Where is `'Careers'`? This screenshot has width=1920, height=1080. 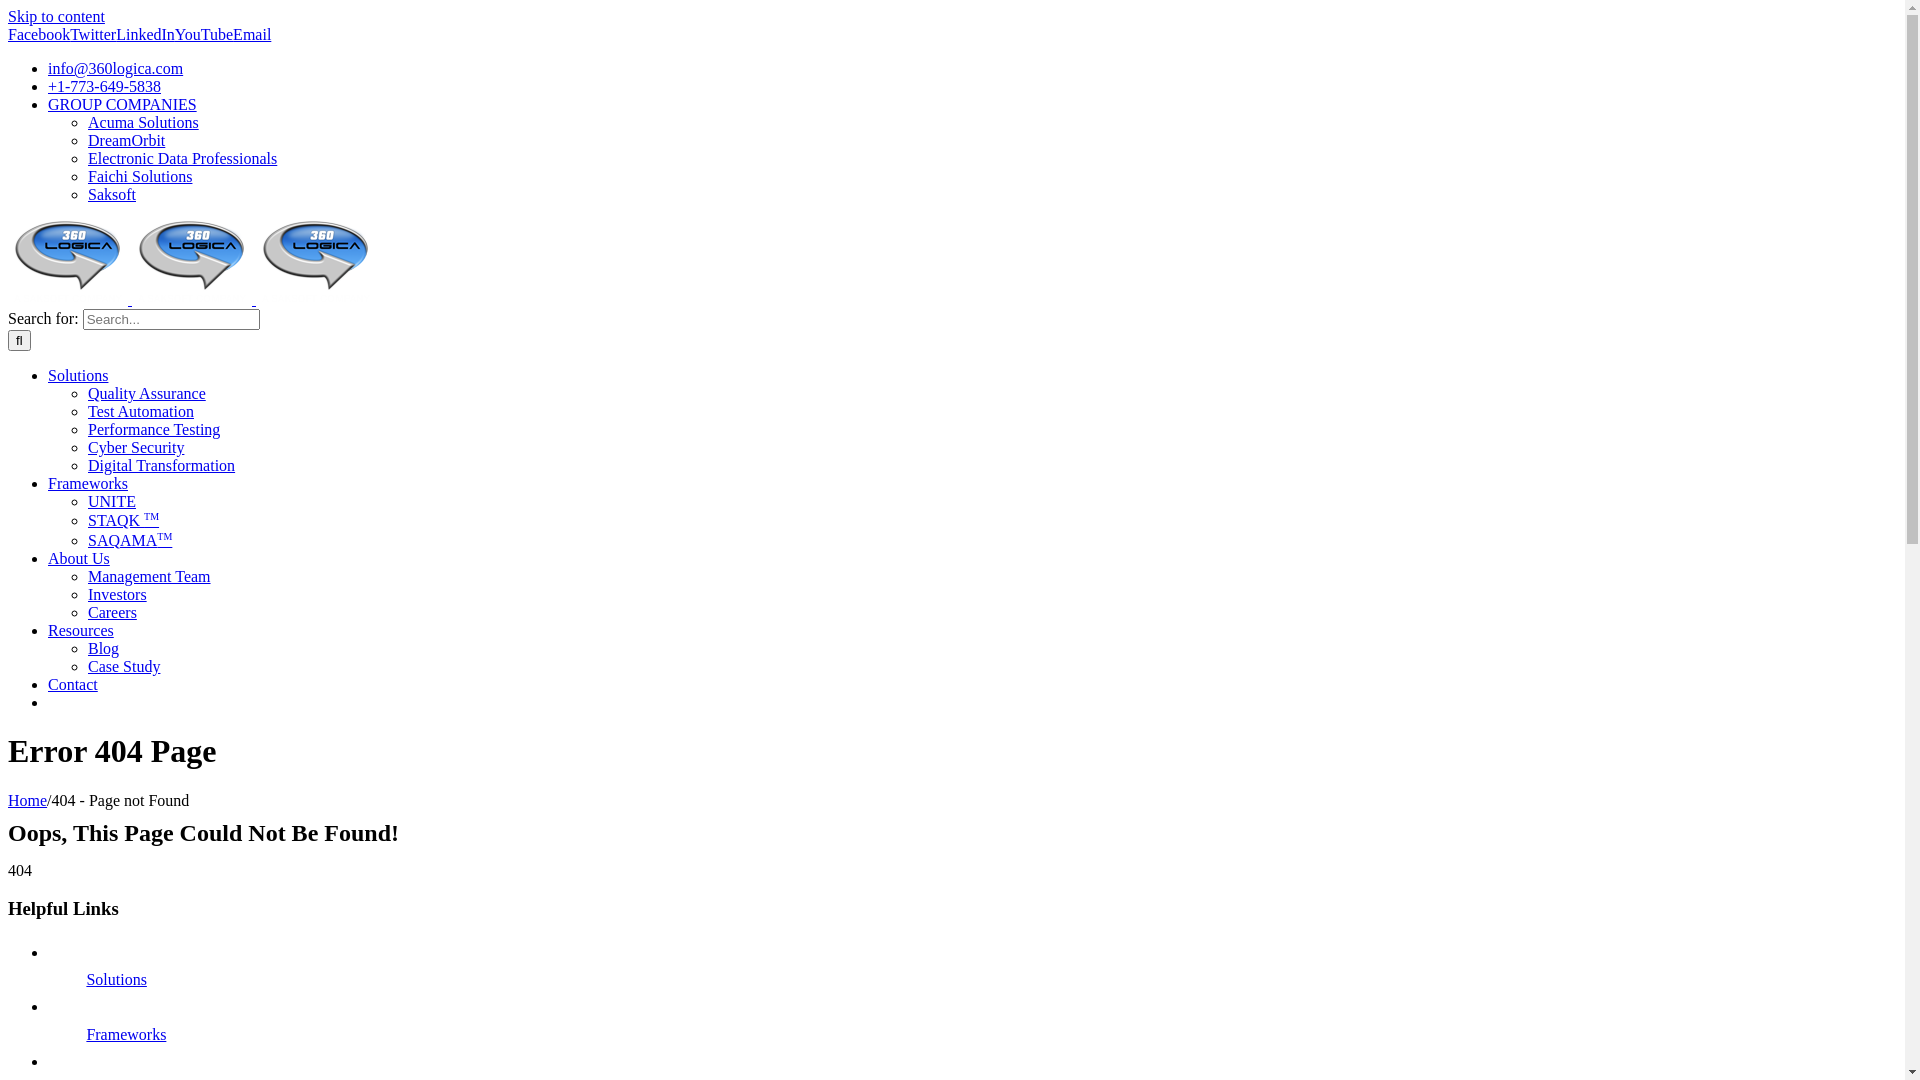 'Careers' is located at coordinates (111, 611).